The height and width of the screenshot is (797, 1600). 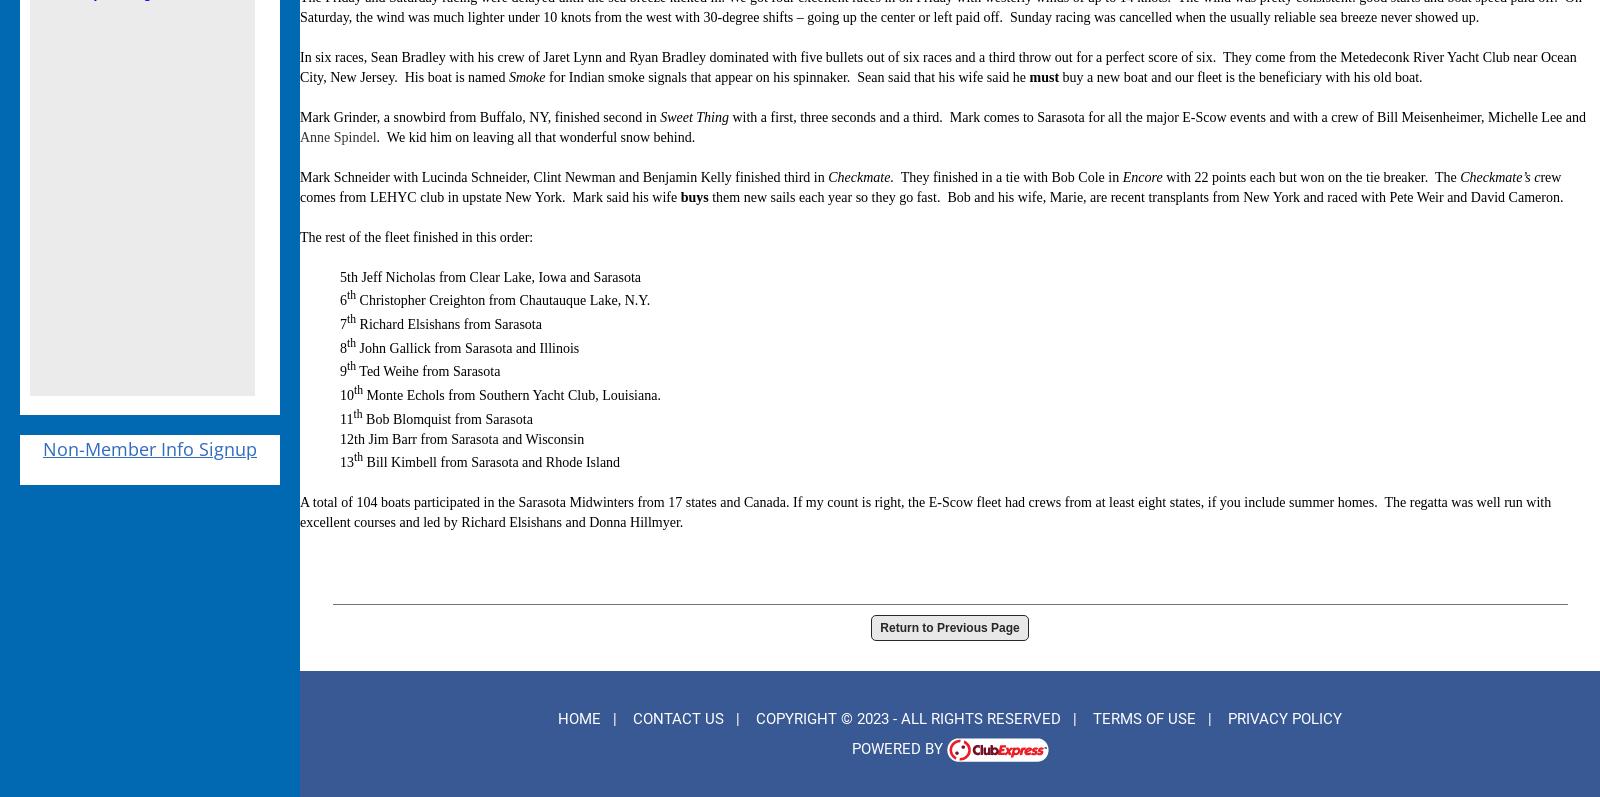 What do you see at coordinates (693, 116) in the screenshot?
I see `'Sweet Thing'` at bounding box center [693, 116].